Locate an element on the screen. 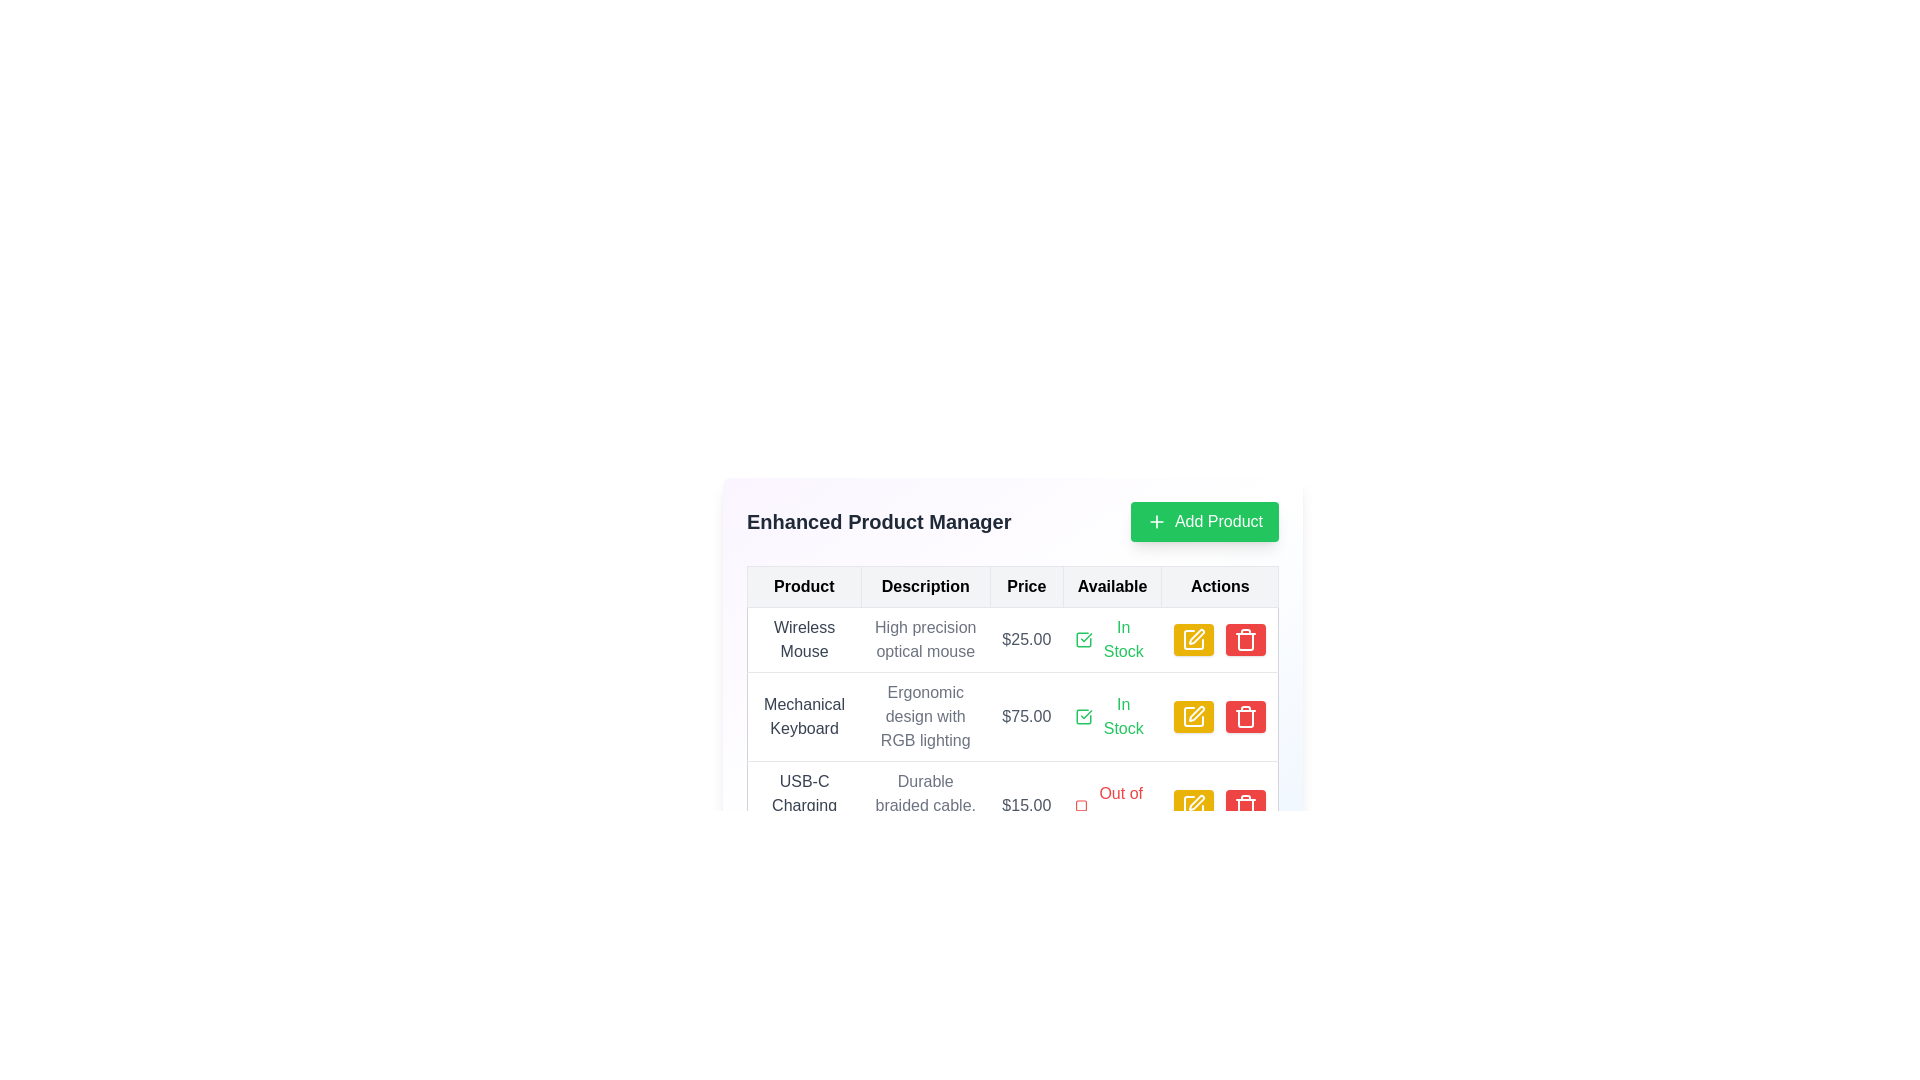 Image resolution: width=1920 pixels, height=1080 pixels. the edit icon located in the 'Actions' column of the last row in the products table to initiate editing is located at coordinates (1194, 805).